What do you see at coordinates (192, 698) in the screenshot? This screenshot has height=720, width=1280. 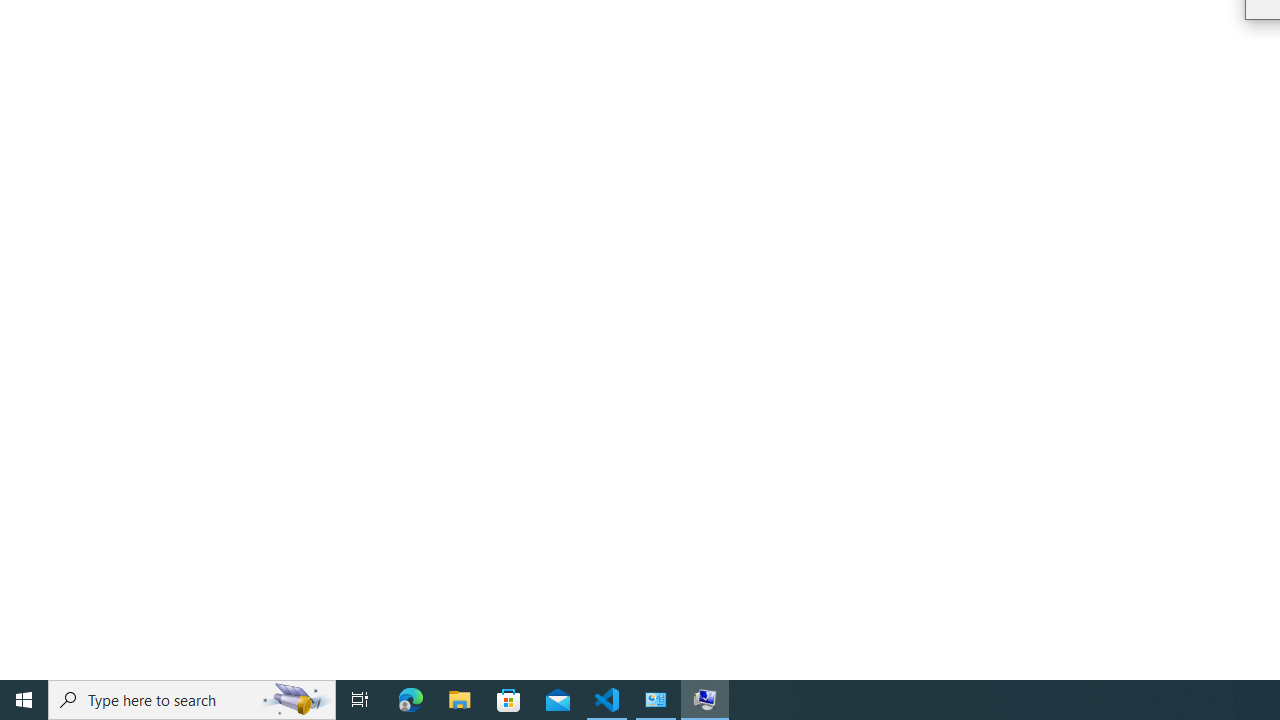 I see `'Type here to search'` at bounding box center [192, 698].